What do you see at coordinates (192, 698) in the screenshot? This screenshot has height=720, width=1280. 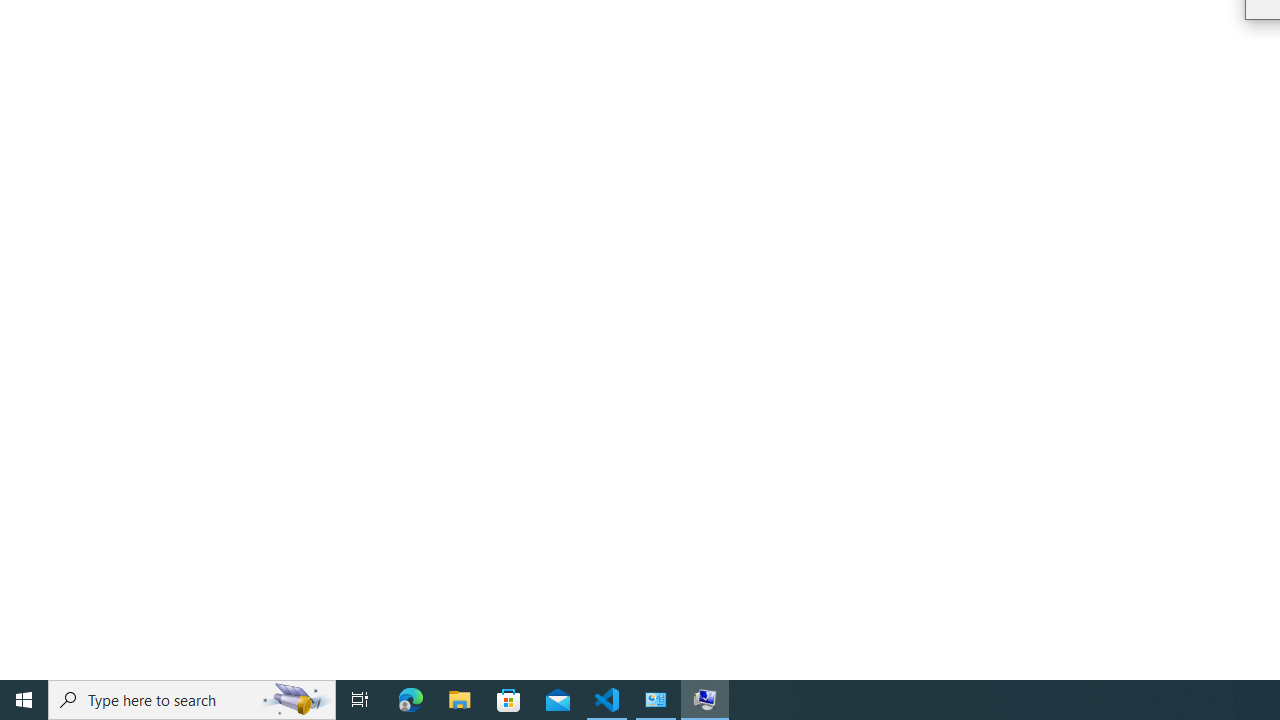 I see `'Type here to search'` at bounding box center [192, 698].